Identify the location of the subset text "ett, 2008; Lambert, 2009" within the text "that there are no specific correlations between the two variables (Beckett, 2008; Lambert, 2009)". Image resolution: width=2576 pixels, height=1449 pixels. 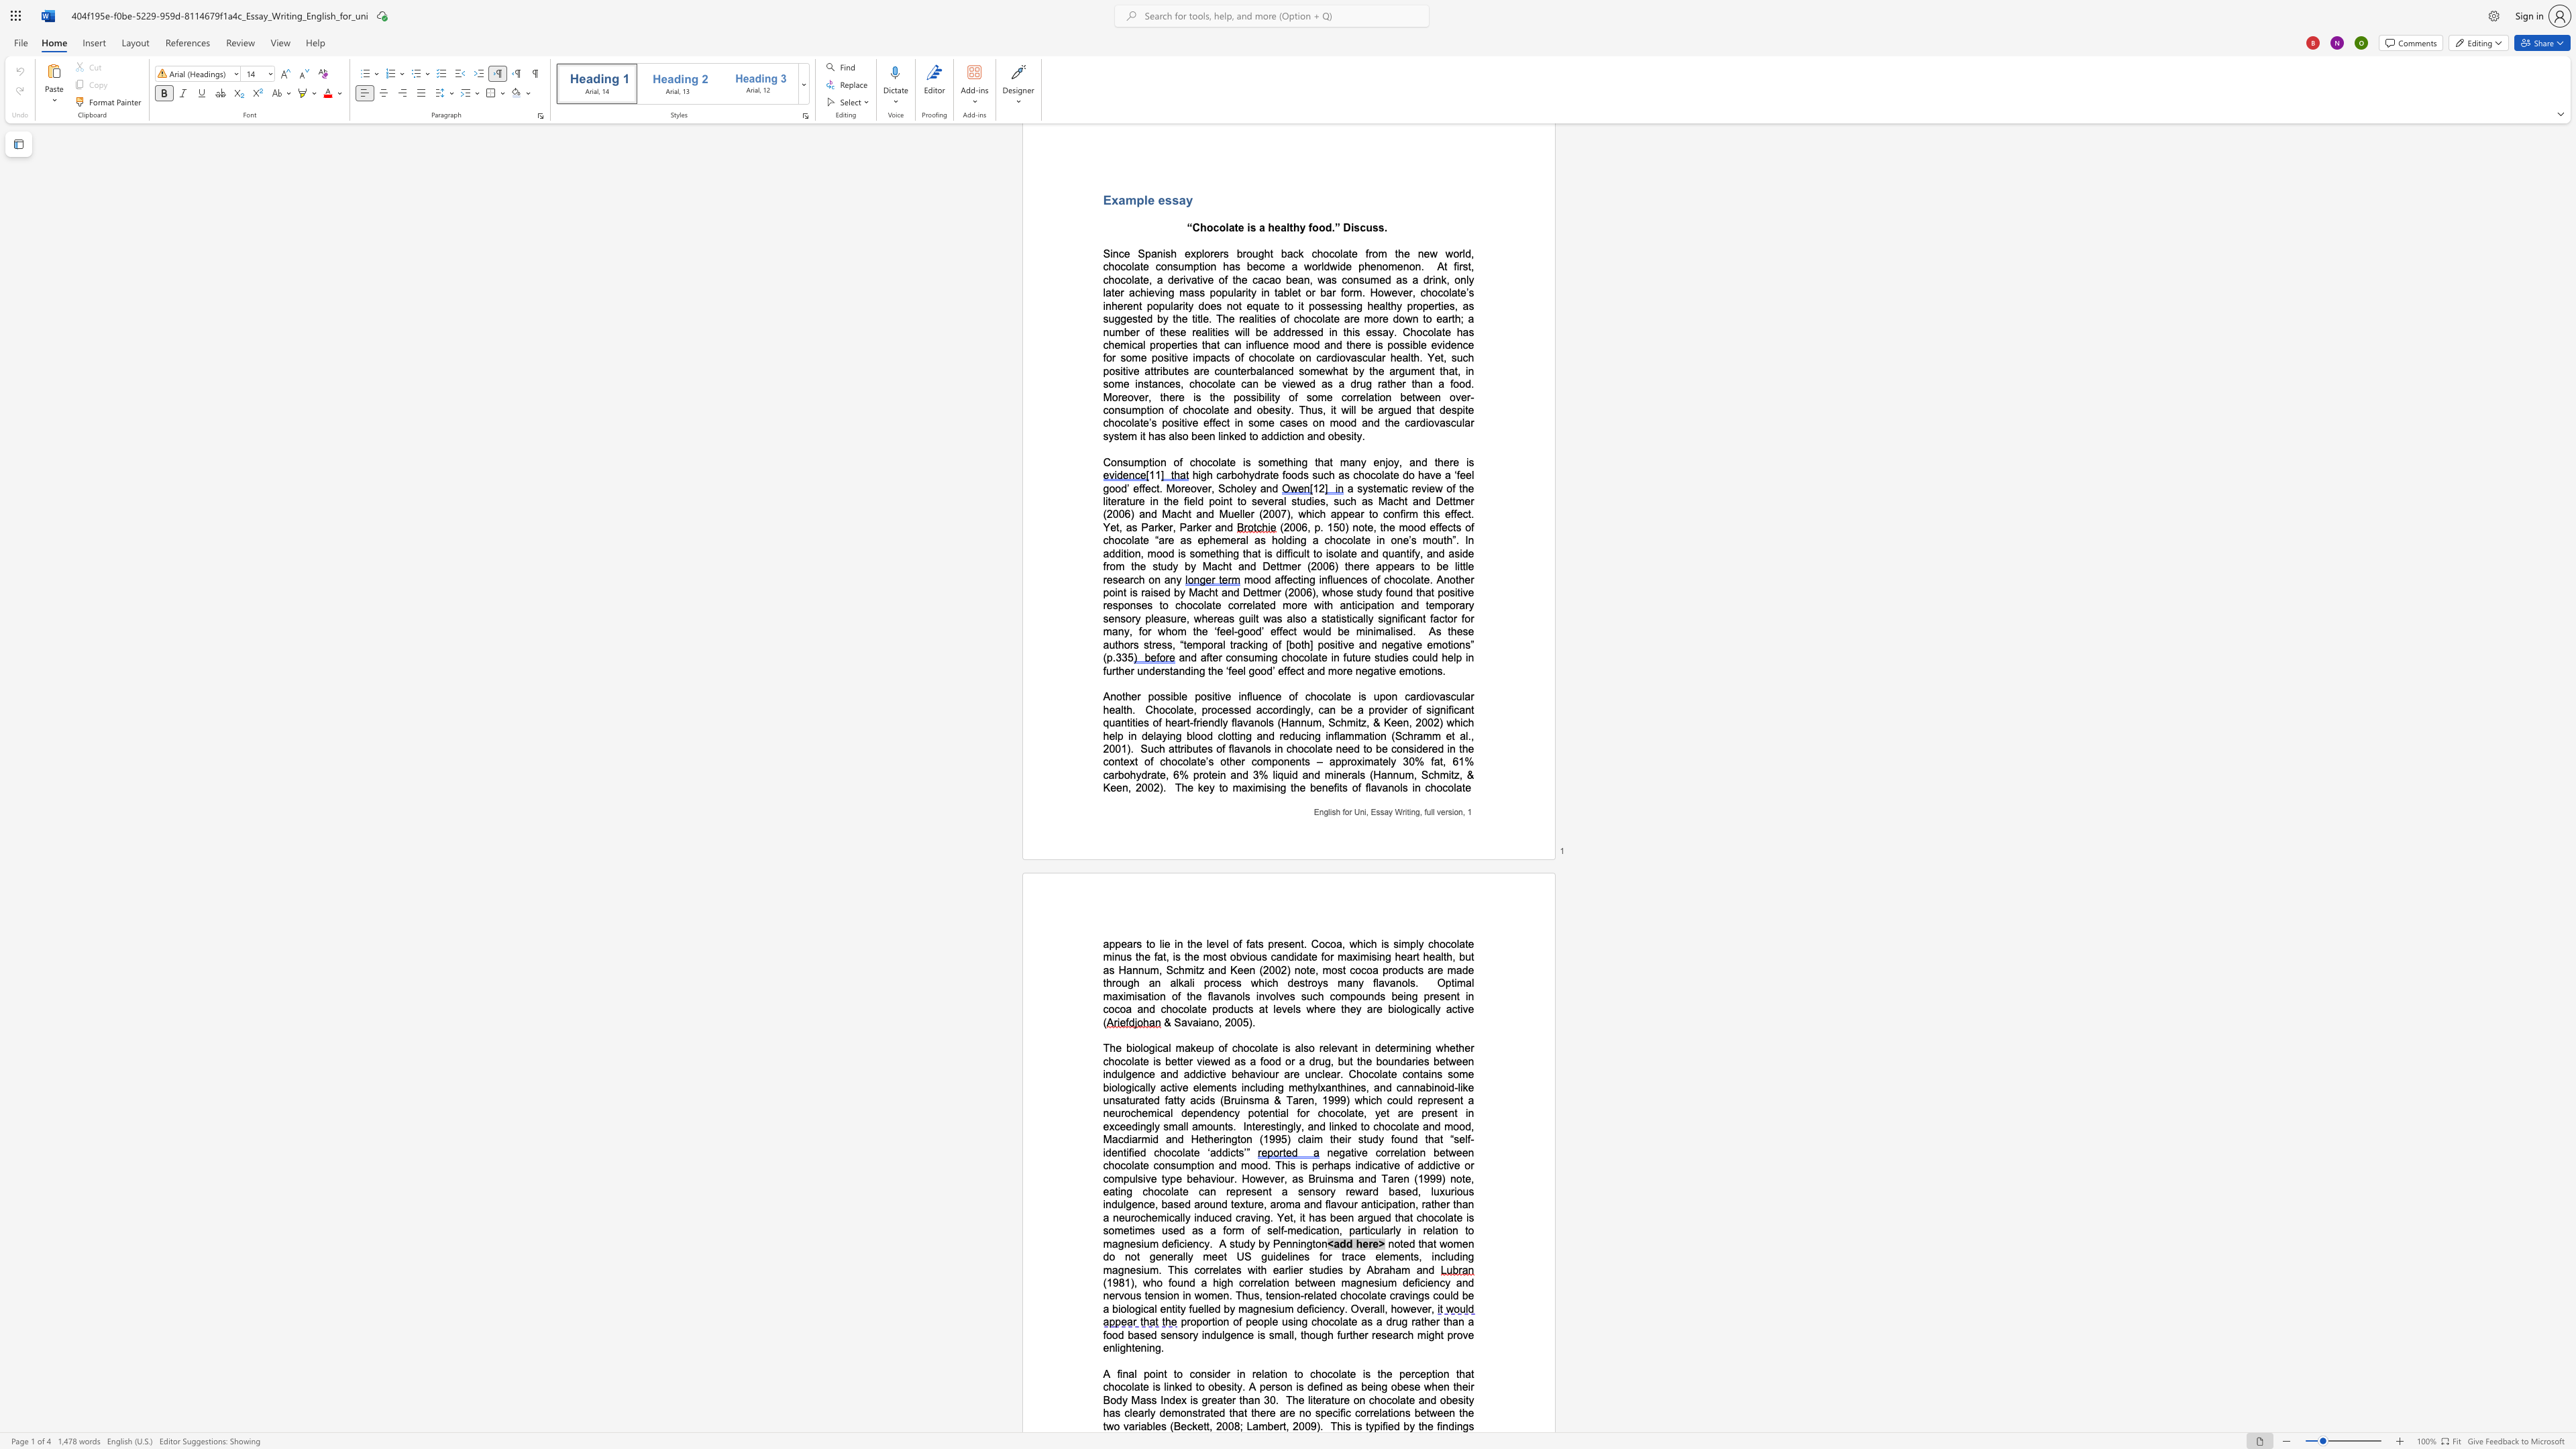
(1197, 1426).